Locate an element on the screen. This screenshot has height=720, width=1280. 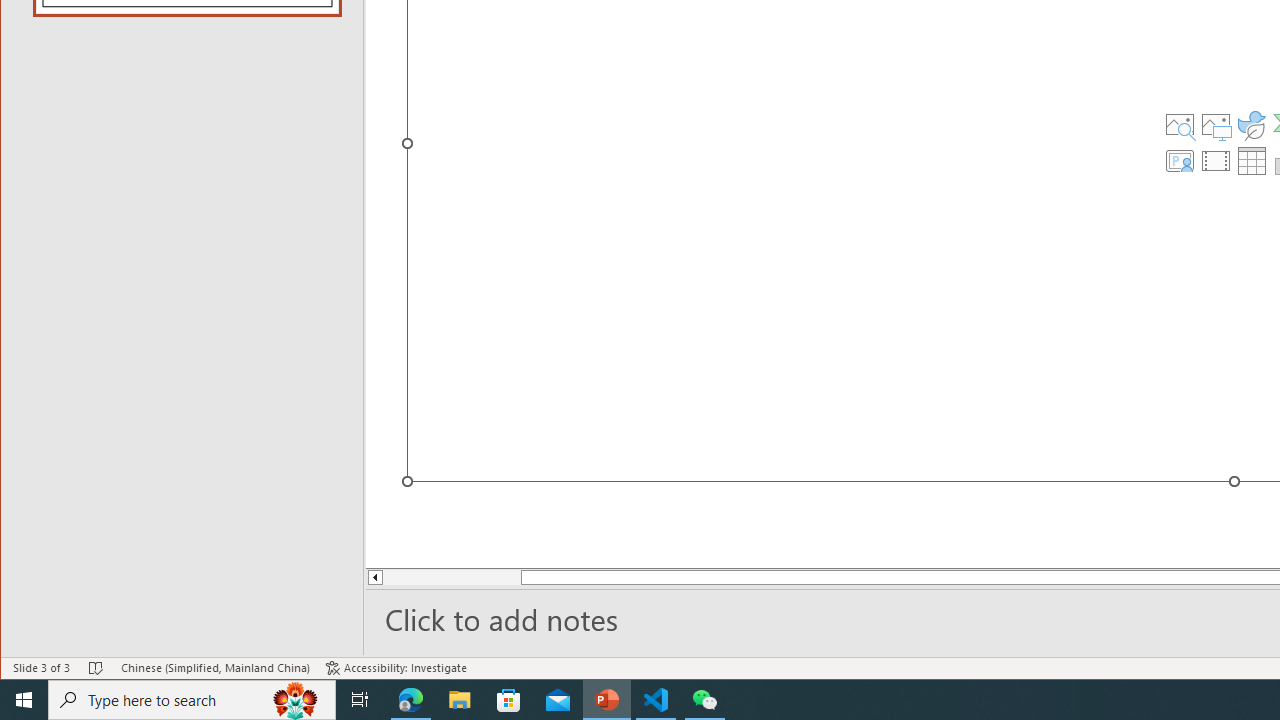
'Microsoft Store' is located at coordinates (509, 698).